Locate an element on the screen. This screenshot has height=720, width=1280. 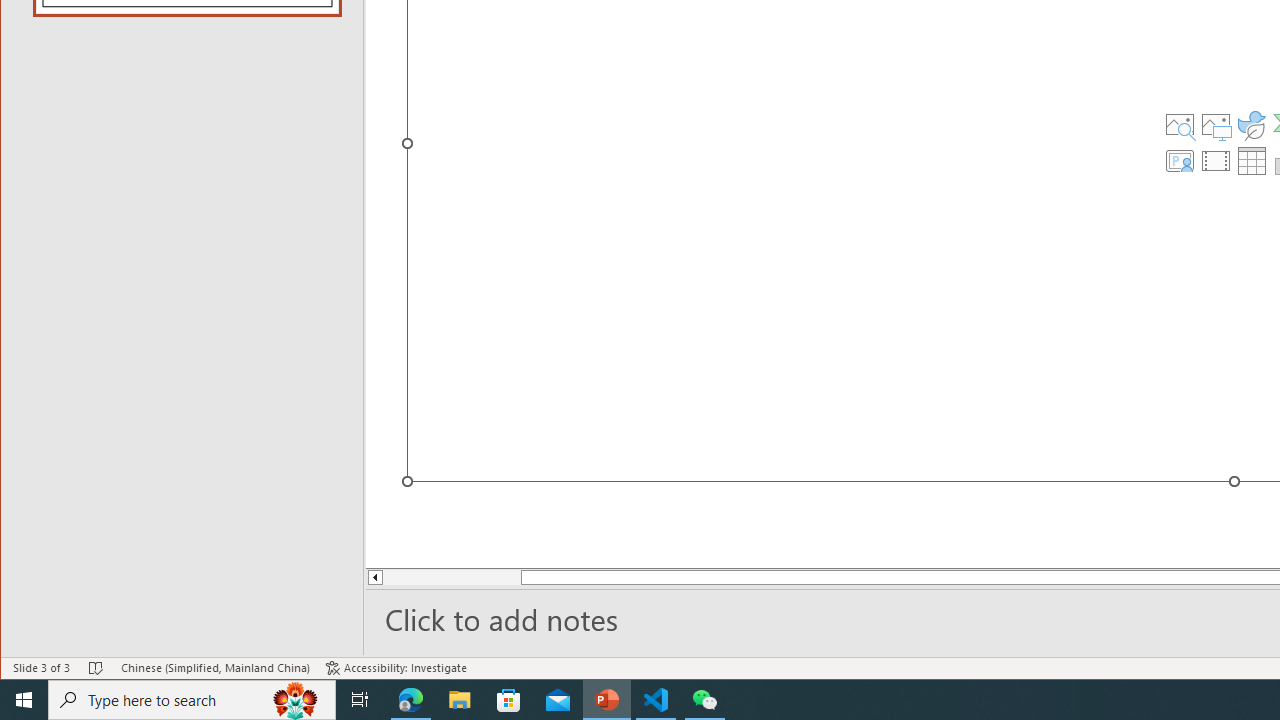
'Microsoft Store' is located at coordinates (509, 698).